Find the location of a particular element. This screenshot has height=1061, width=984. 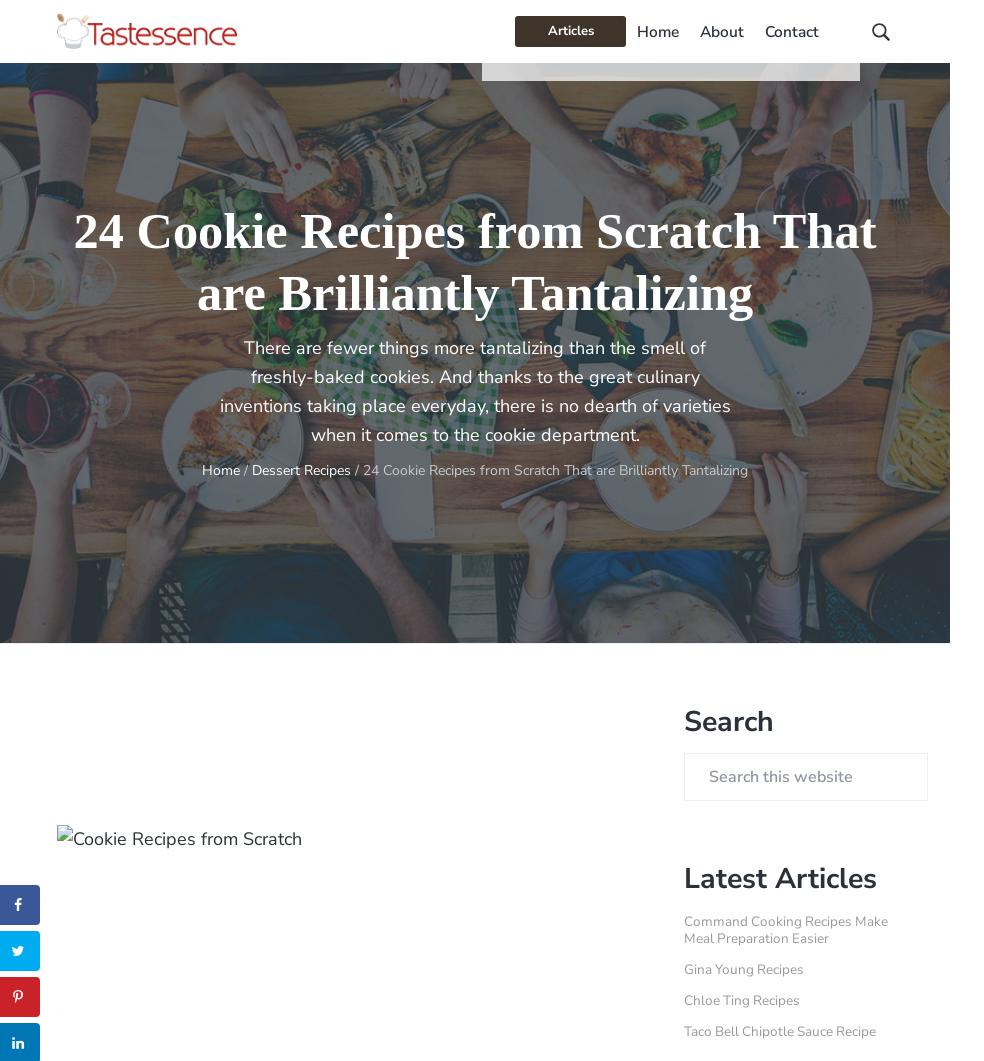

'/' is located at coordinates (239, 470).